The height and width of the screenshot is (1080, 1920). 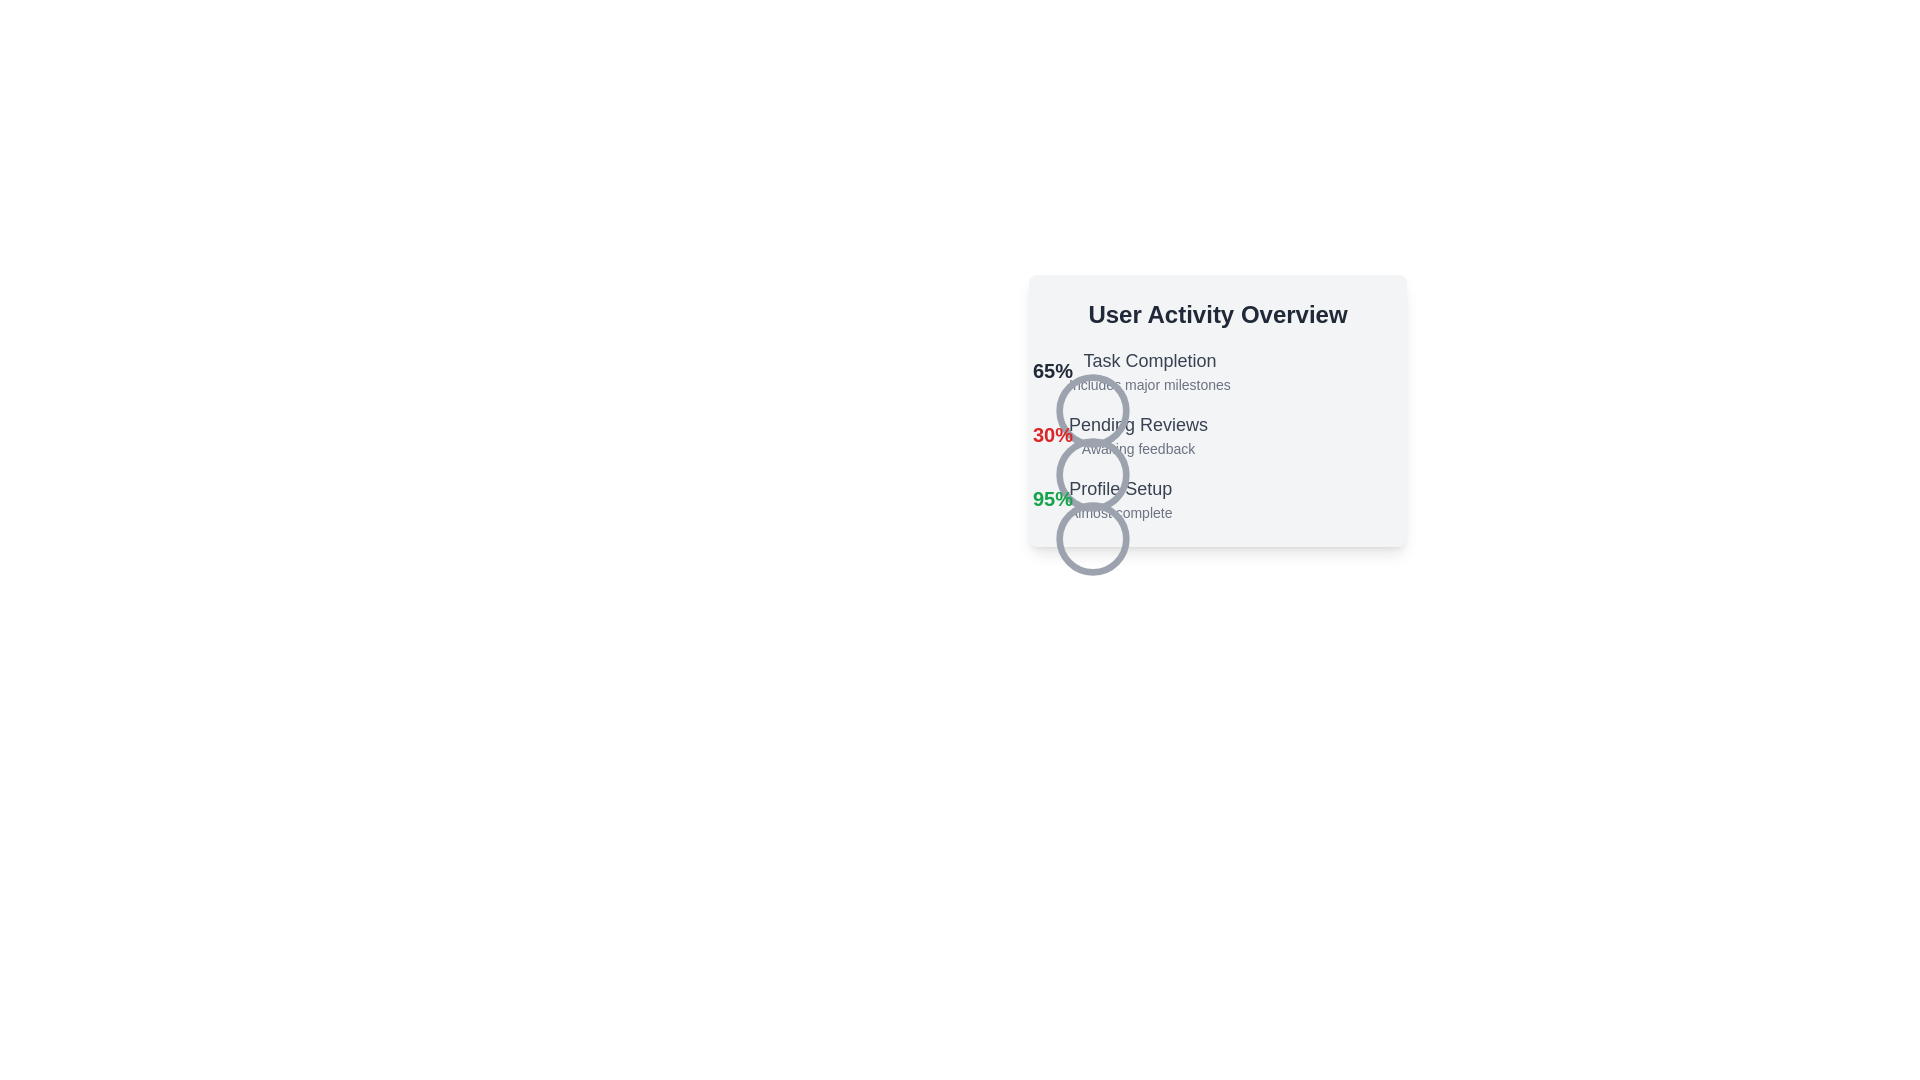 I want to click on the 'Pending Reviews' text label, which is styled in a moderately large, bold font and is located in the User Activity Overview section, specifically as the second entry in a vertical list, so click(x=1138, y=423).